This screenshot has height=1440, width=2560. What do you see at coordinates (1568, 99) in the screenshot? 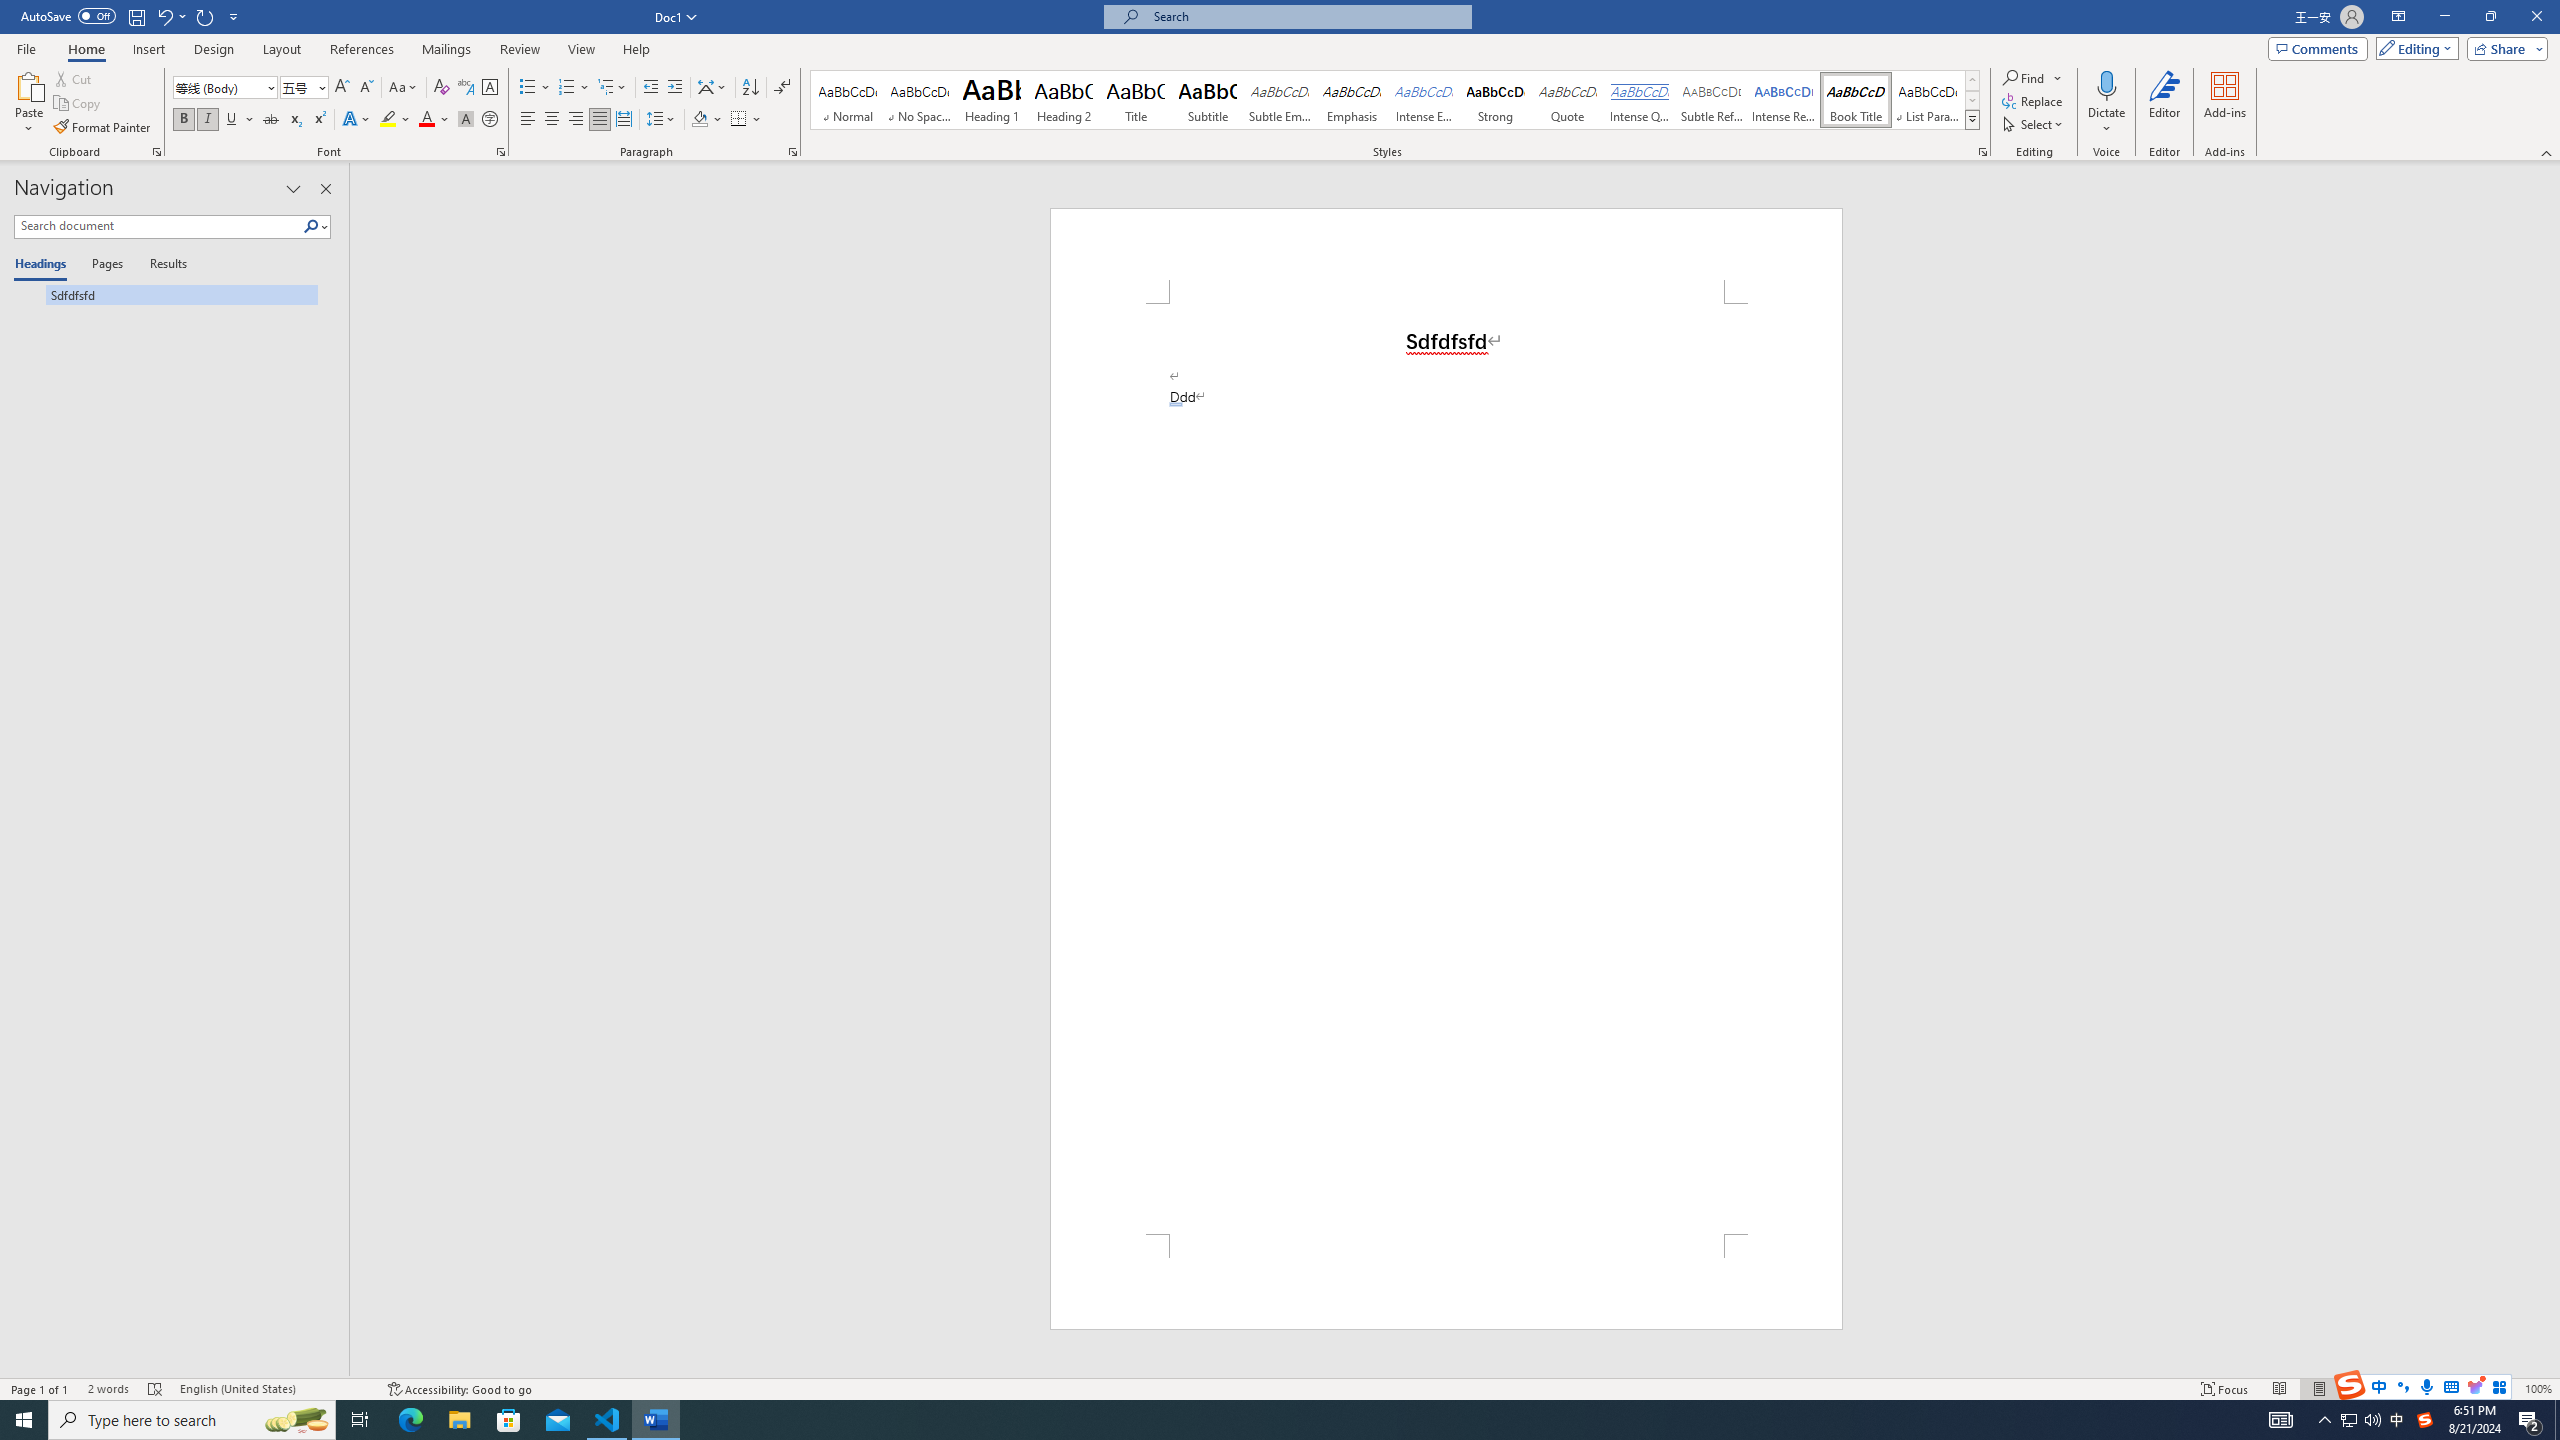
I see `'Quote'` at bounding box center [1568, 99].